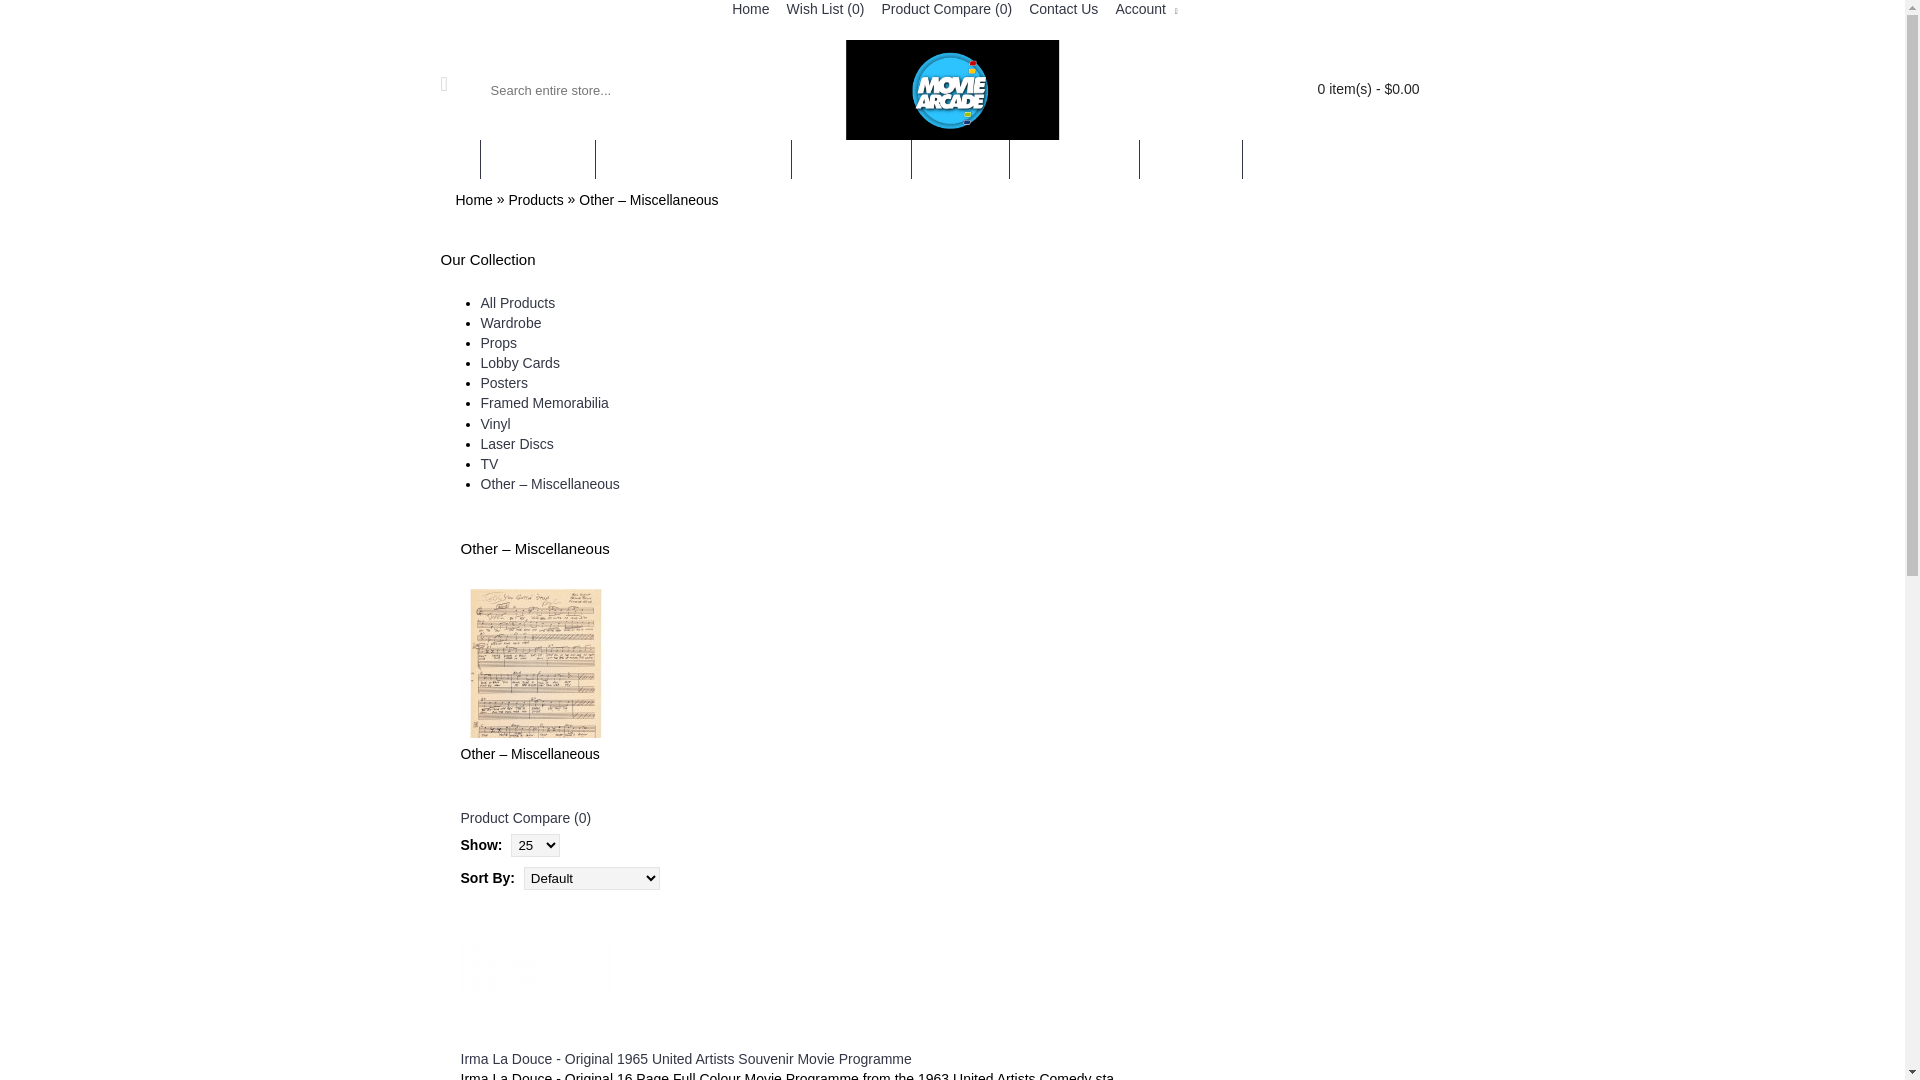 Image resolution: width=1920 pixels, height=1080 pixels. What do you see at coordinates (1335, 88) in the screenshot?
I see `'0 item(s) - $0.00'` at bounding box center [1335, 88].